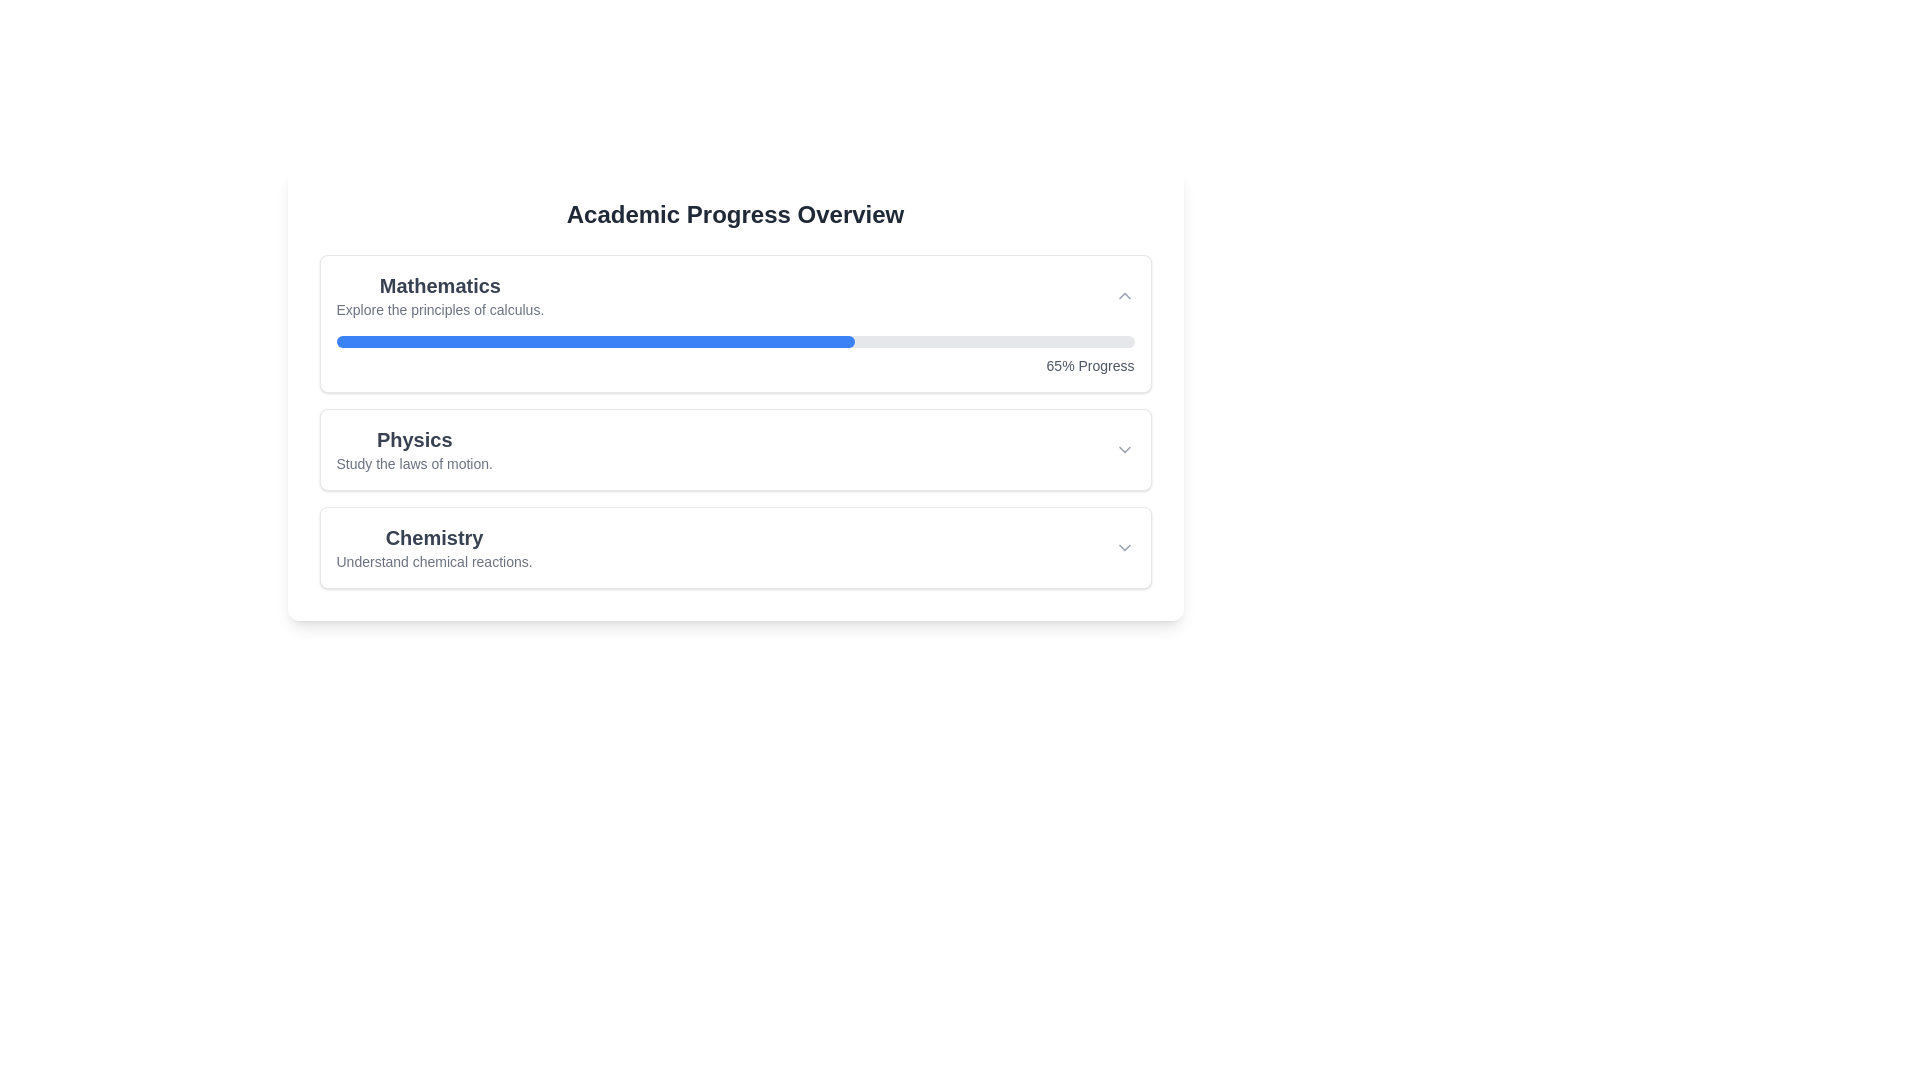 This screenshot has width=1920, height=1080. What do you see at coordinates (734, 450) in the screenshot?
I see `the 'Physics' collapsible section` at bounding box center [734, 450].